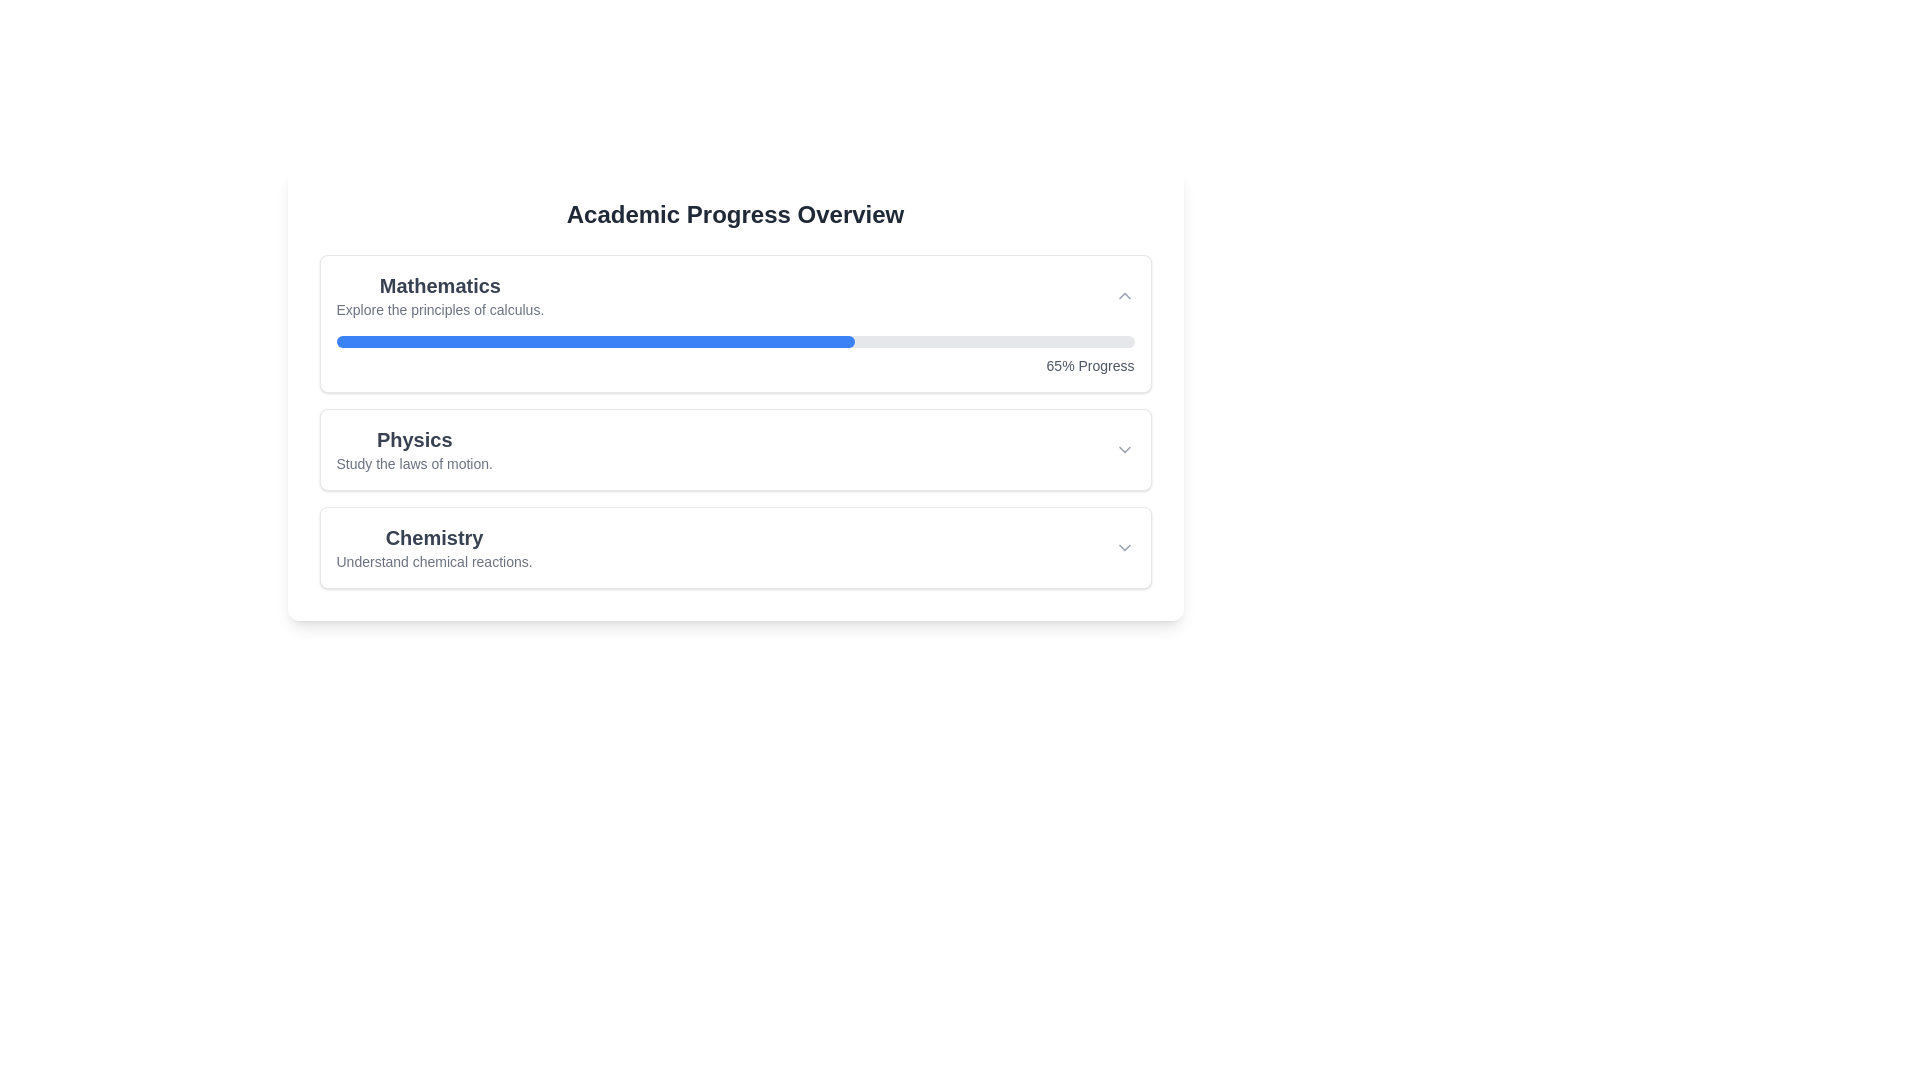 This screenshot has width=1920, height=1080. What do you see at coordinates (734, 450) in the screenshot?
I see `the 'Physics' collapsible section` at bounding box center [734, 450].